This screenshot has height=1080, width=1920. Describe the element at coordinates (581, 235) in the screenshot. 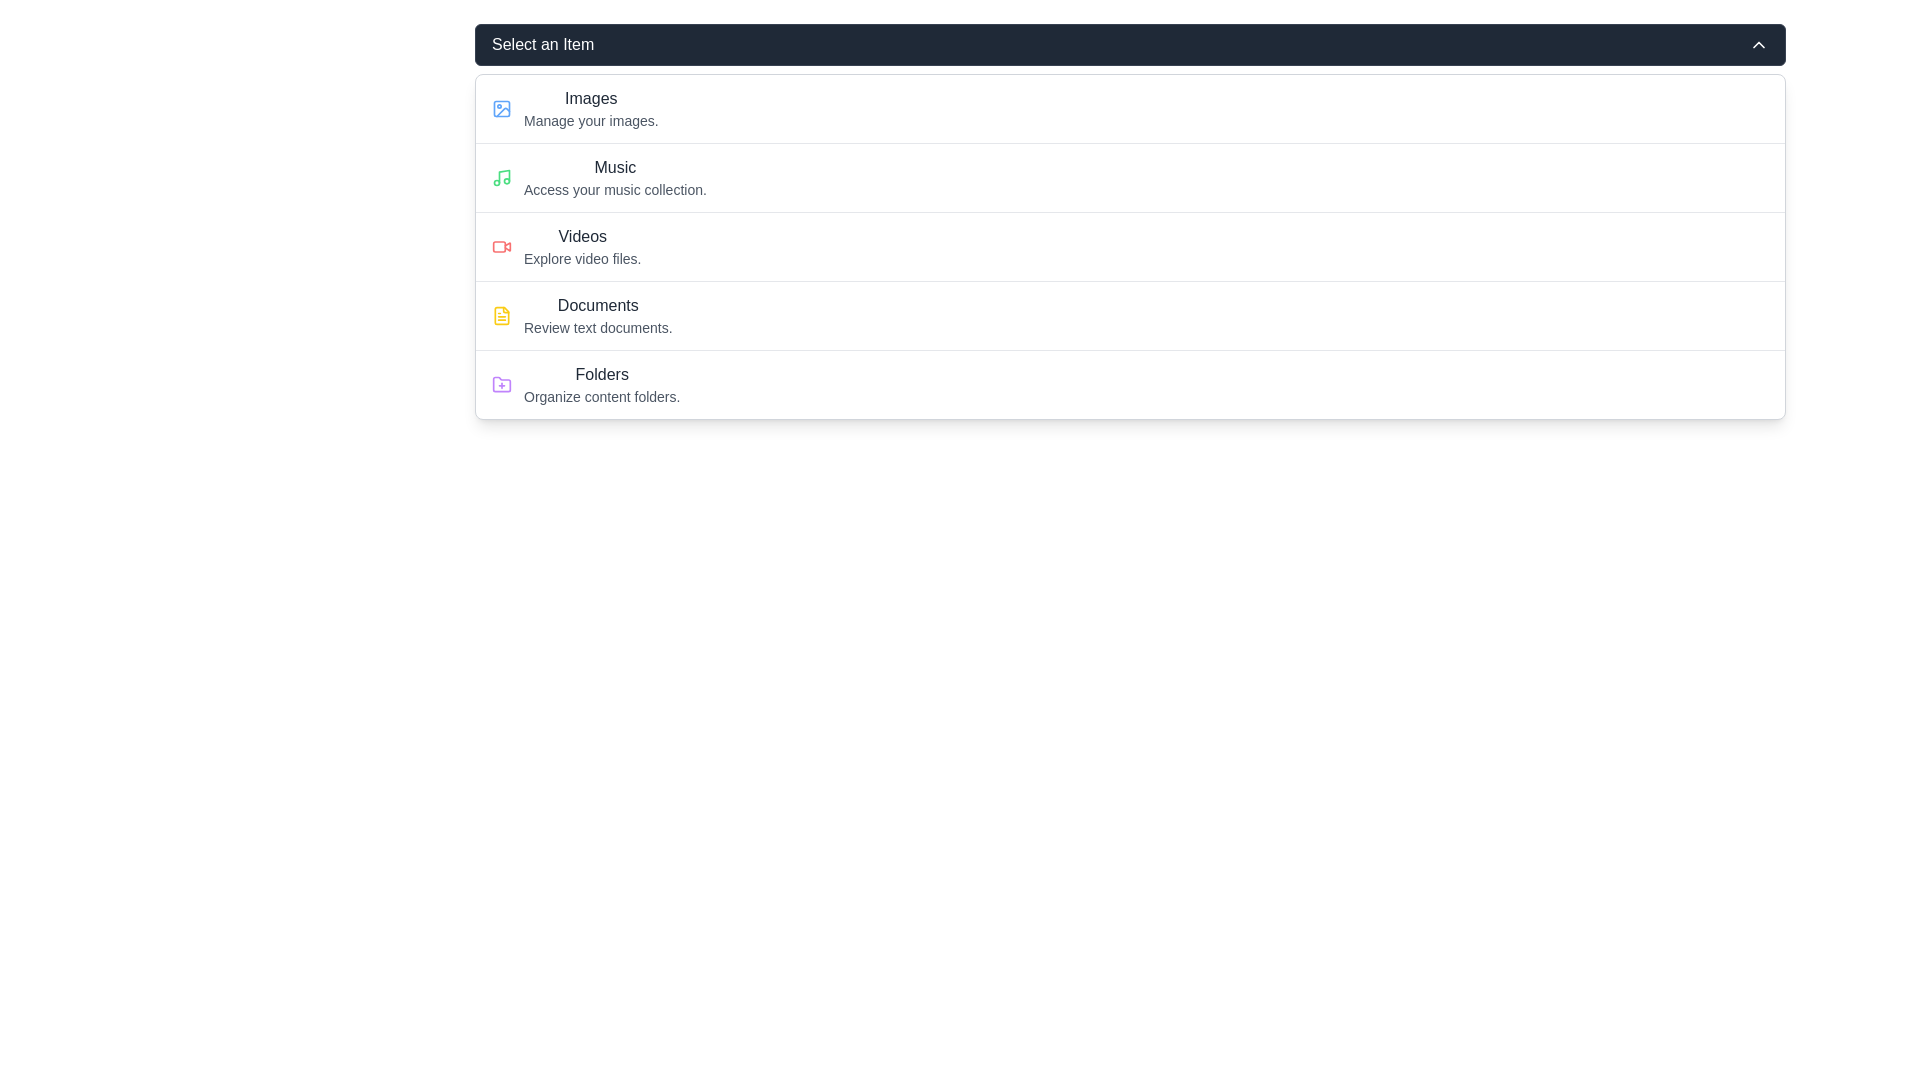

I see `the 'Videos' text label, which is bold and dark gray, positioned between the 'Music' and 'Documents' sections` at that location.